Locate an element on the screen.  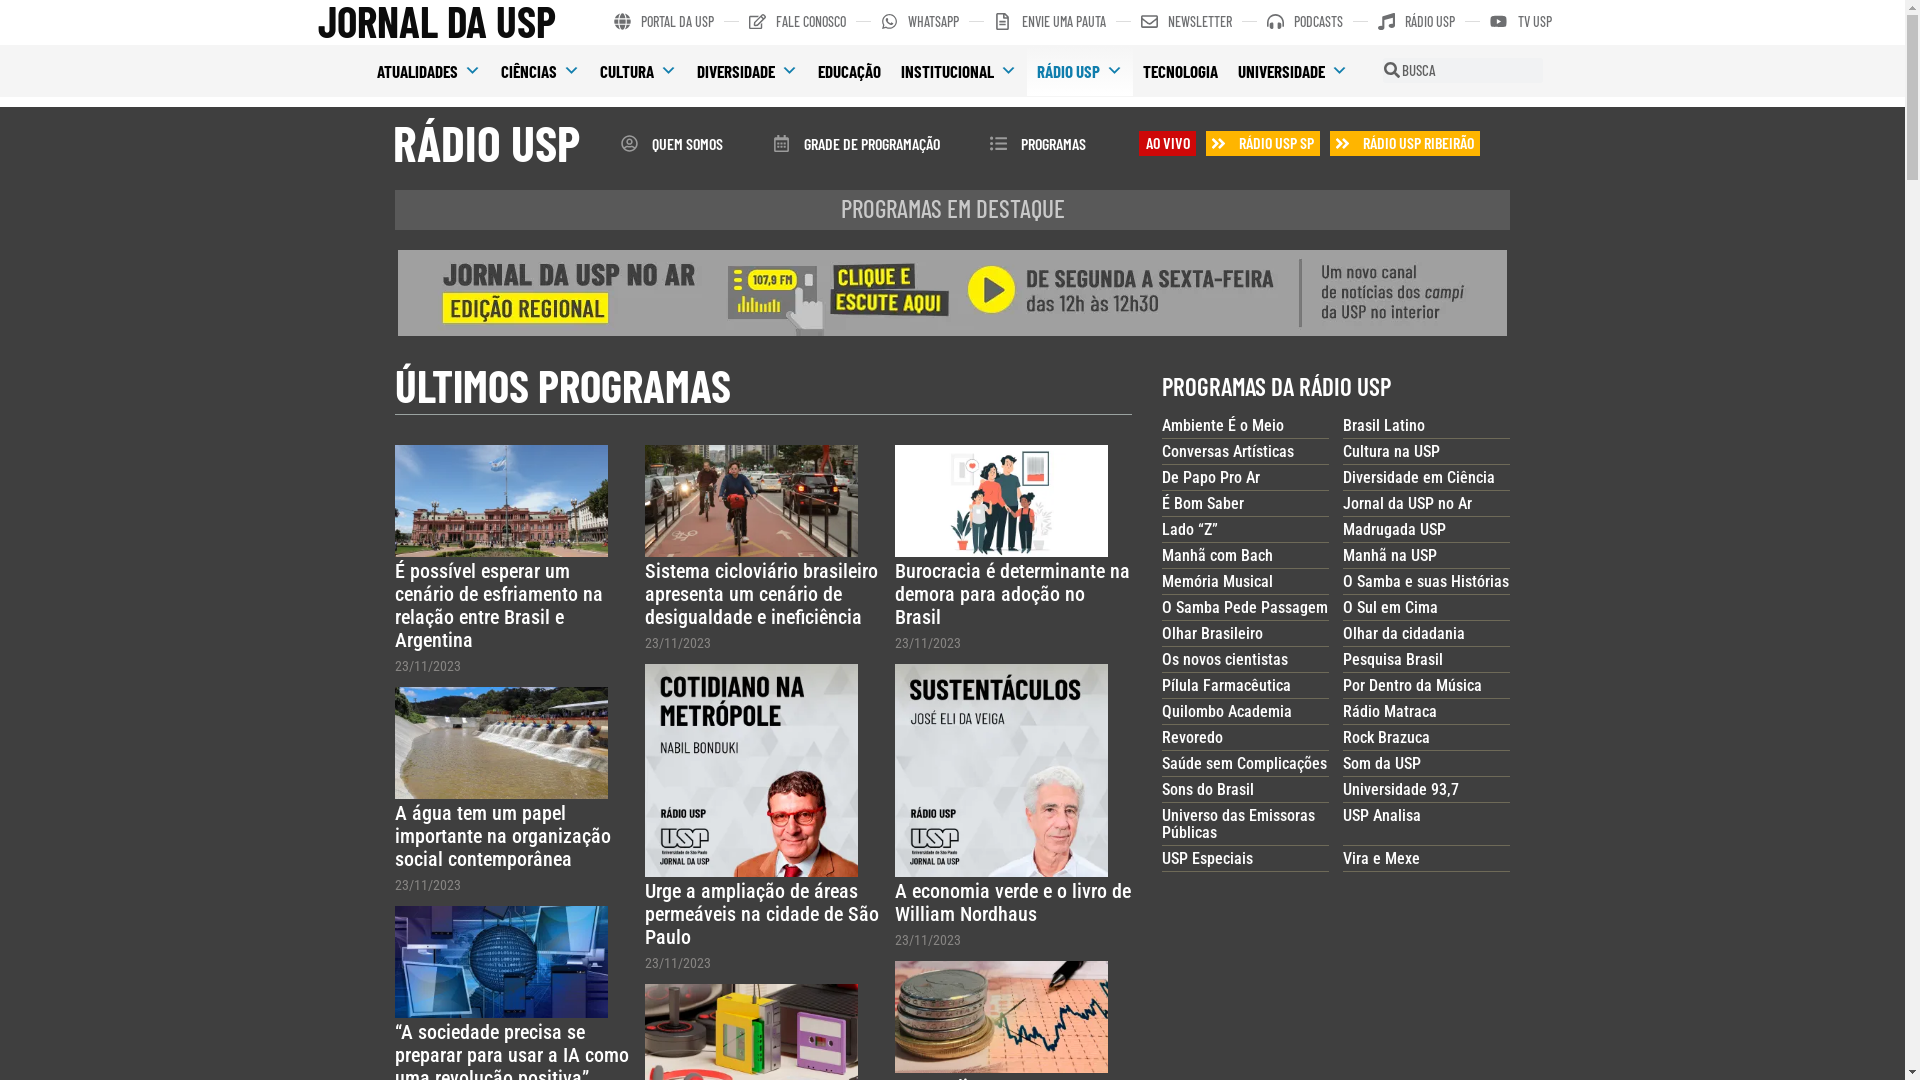
'ATUALIDADES' is located at coordinates (427, 69).